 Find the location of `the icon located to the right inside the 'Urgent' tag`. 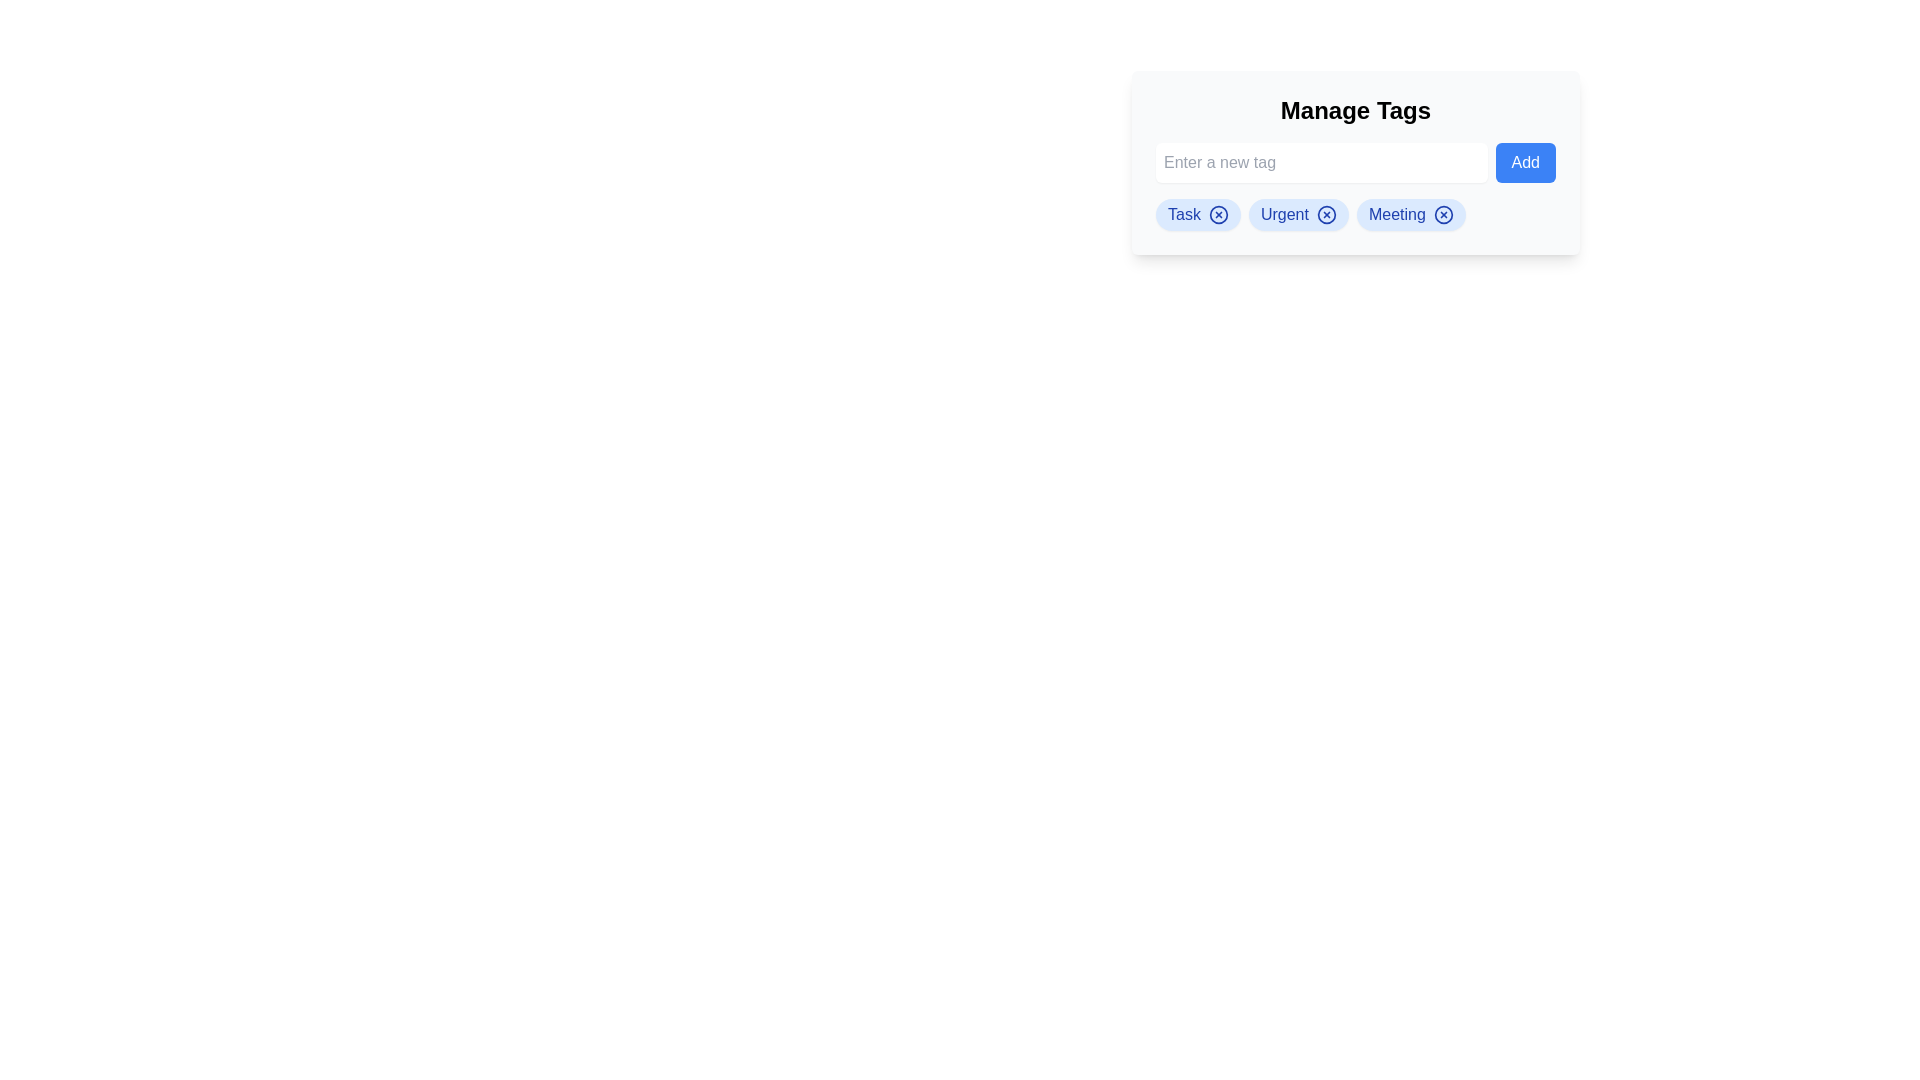

the icon located to the right inside the 'Urgent' tag is located at coordinates (1326, 215).